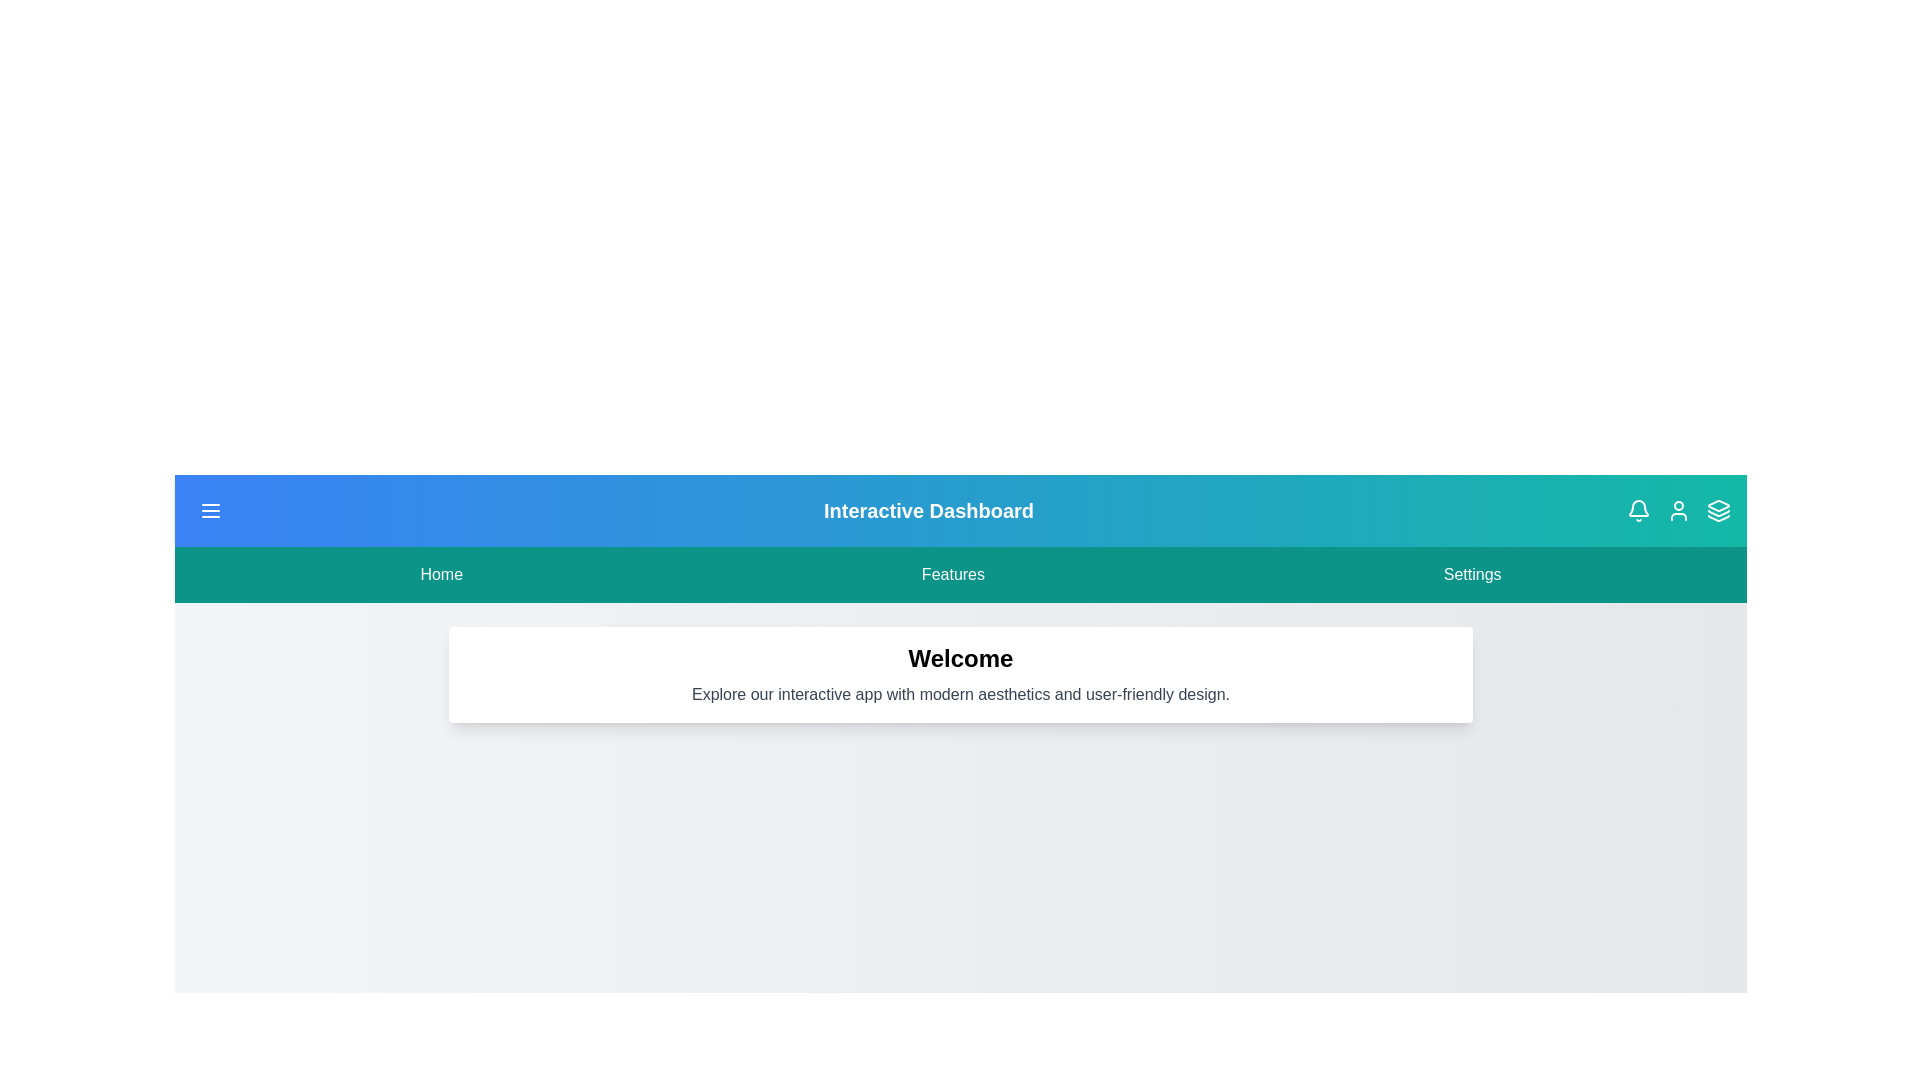 Image resolution: width=1920 pixels, height=1080 pixels. What do you see at coordinates (1679, 509) in the screenshot?
I see `the user icon in the header to observe changes or tooltips` at bounding box center [1679, 509].